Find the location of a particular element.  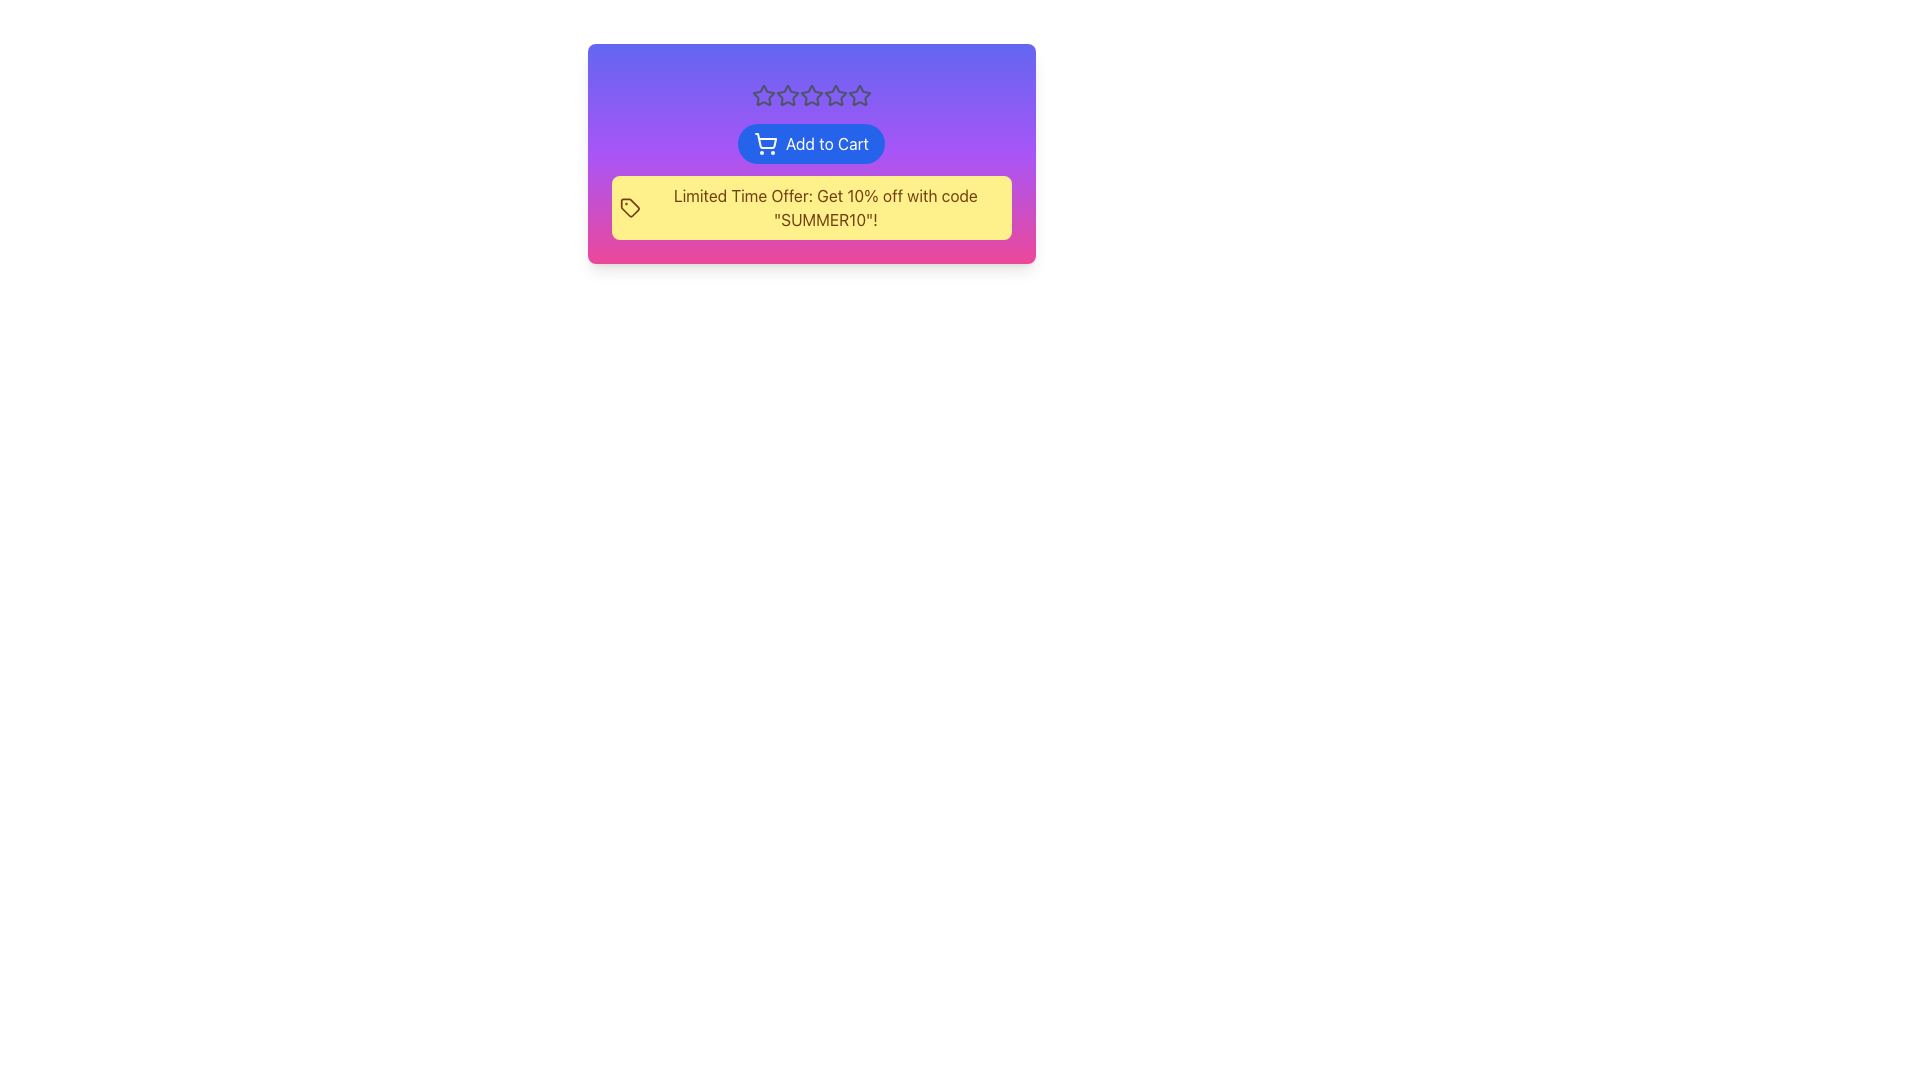

the fourth star in the star rating icon group is located at coordinates (811, 96).